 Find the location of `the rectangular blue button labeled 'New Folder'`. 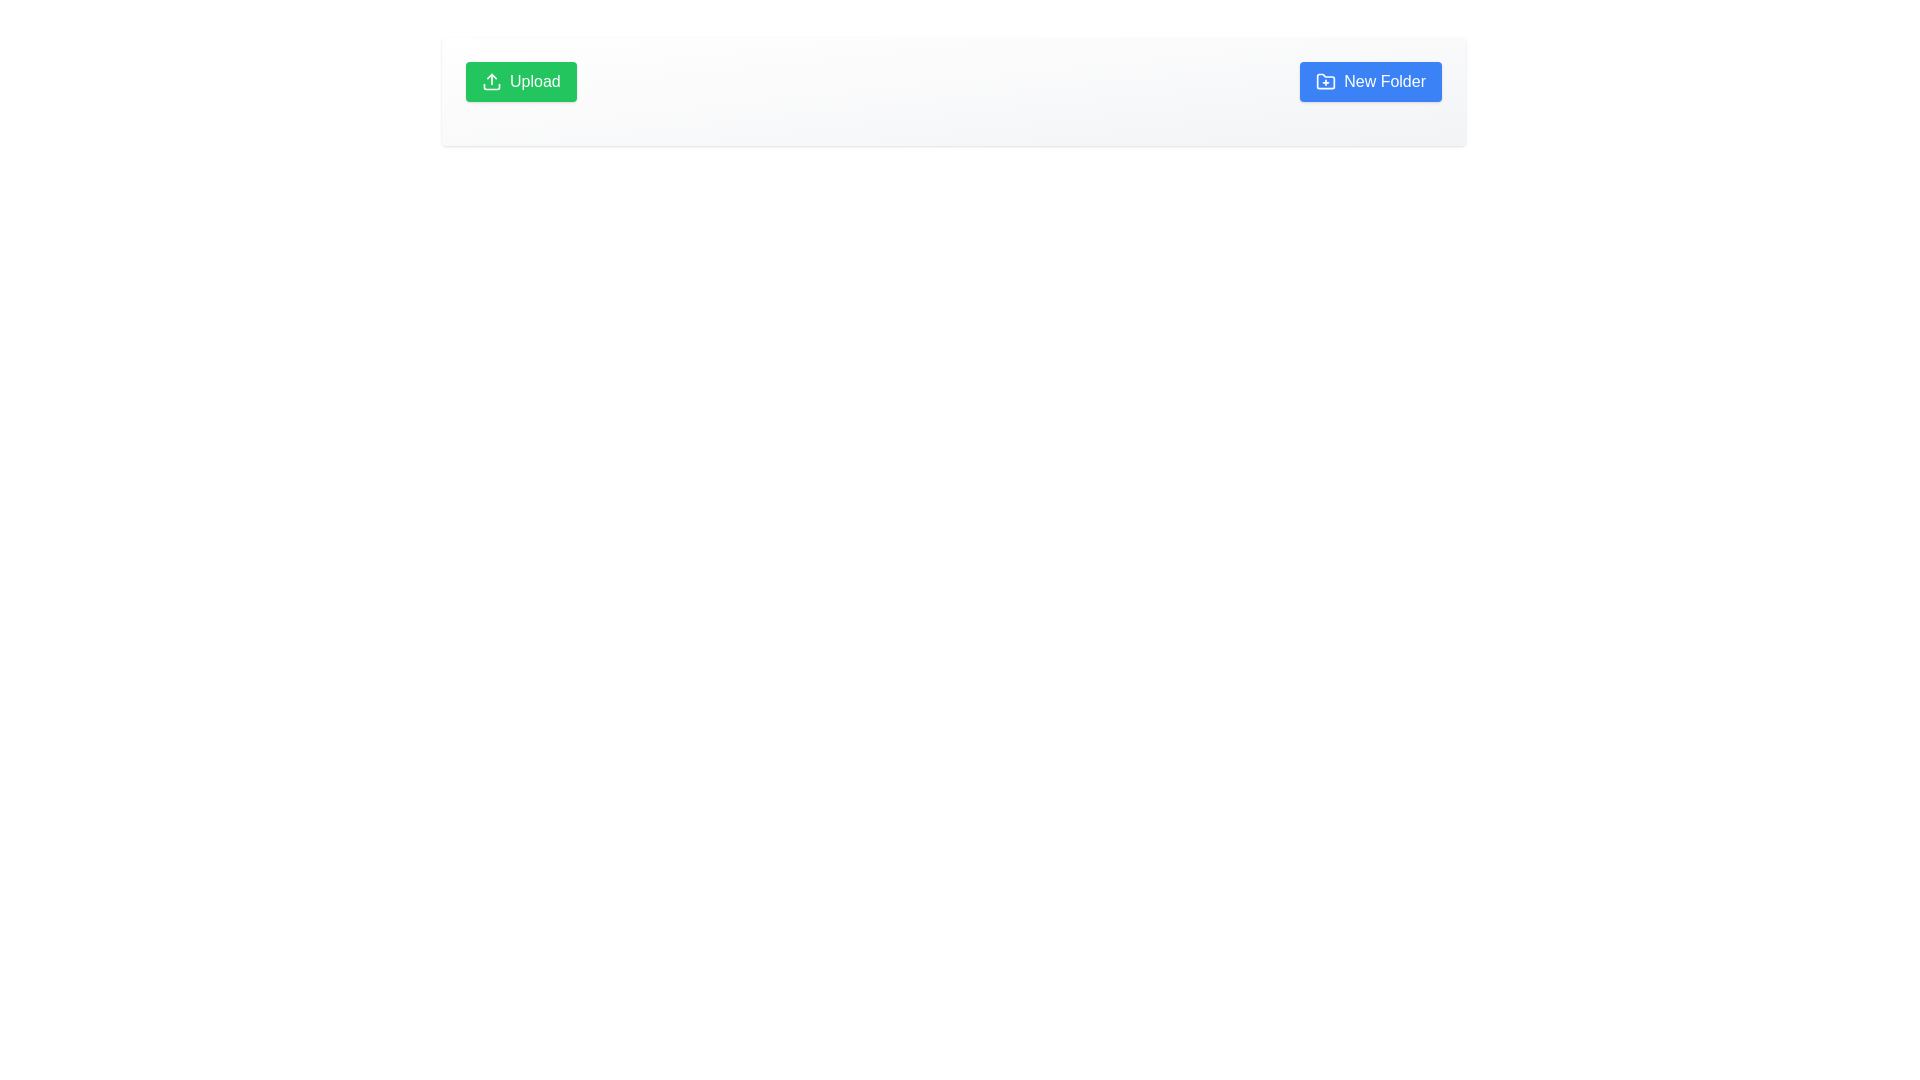

the rectangular blue button labeled 'New Folder' is located at coordinates (1370, 80).